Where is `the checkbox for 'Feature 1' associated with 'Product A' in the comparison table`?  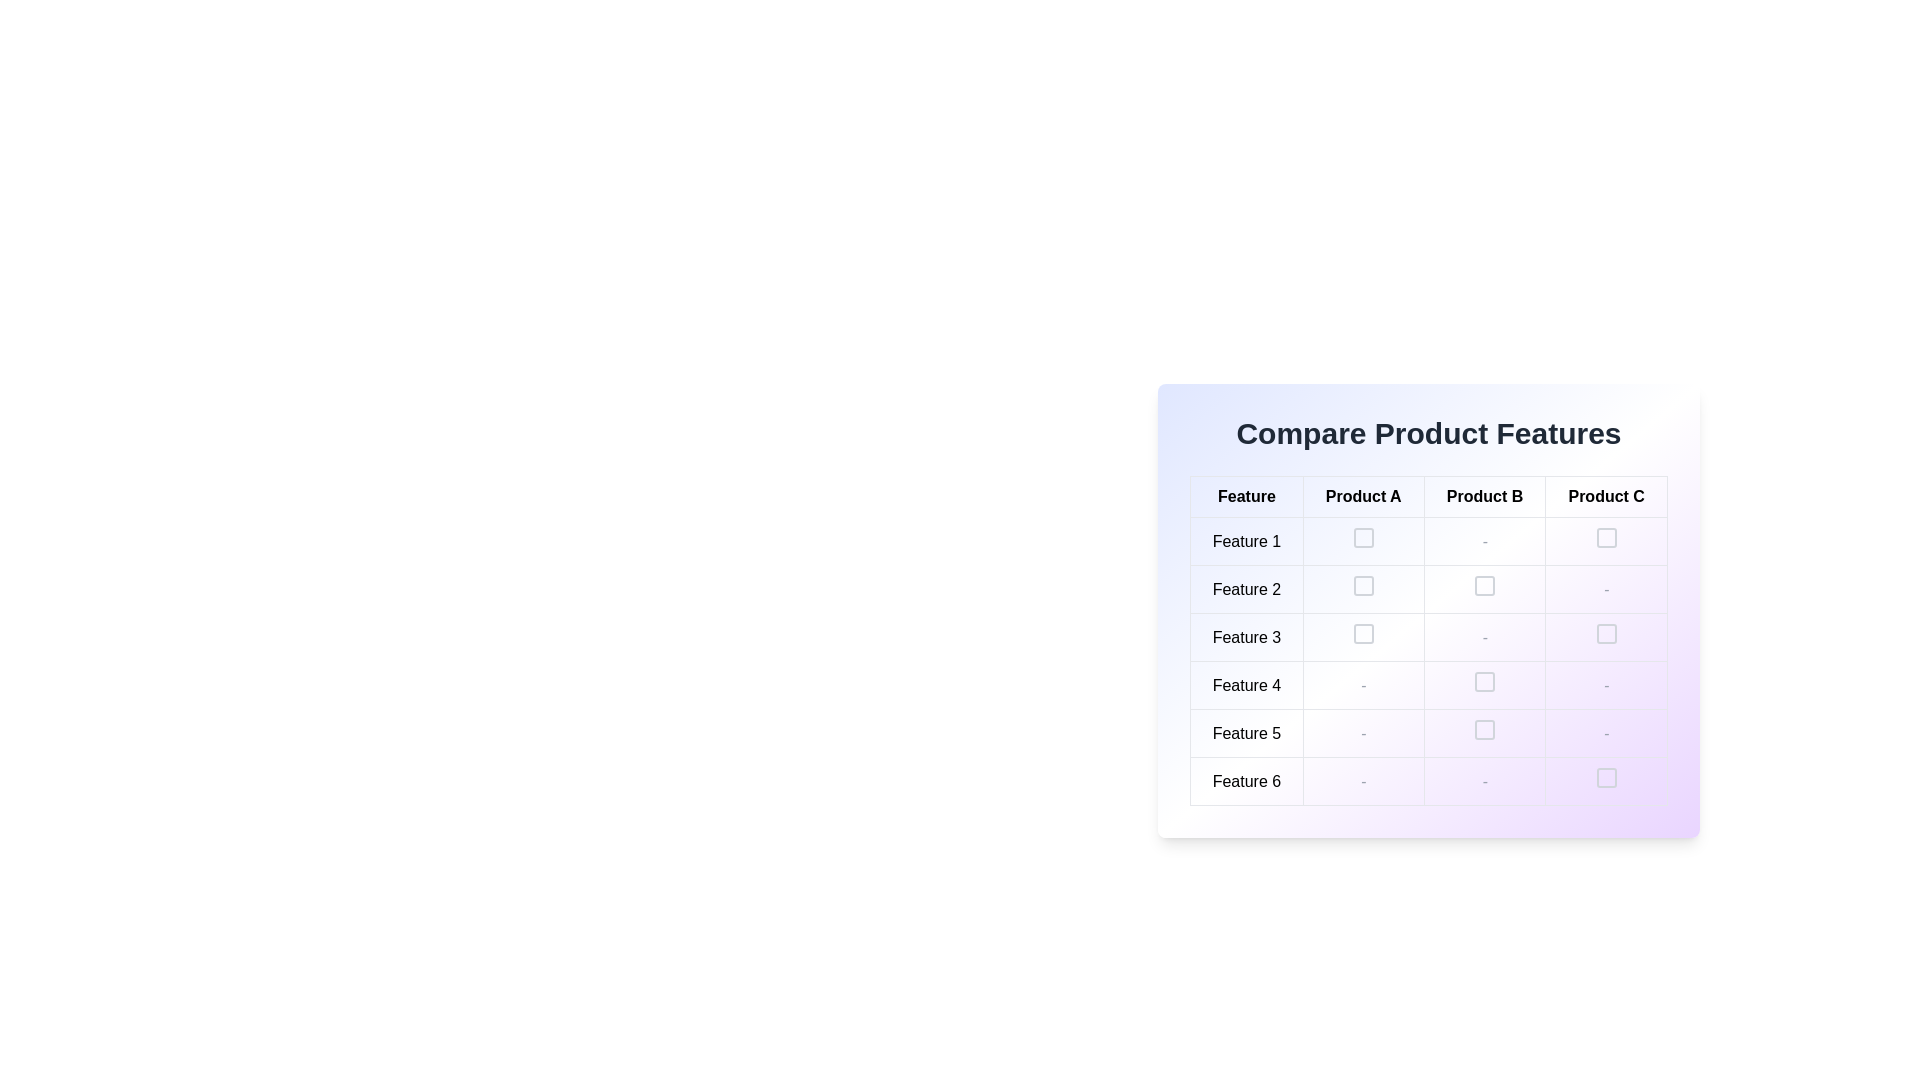 the checkbox for 'Feature 1' associated with 'Product A' in the comparison table is located at coordinates (1362, 541).